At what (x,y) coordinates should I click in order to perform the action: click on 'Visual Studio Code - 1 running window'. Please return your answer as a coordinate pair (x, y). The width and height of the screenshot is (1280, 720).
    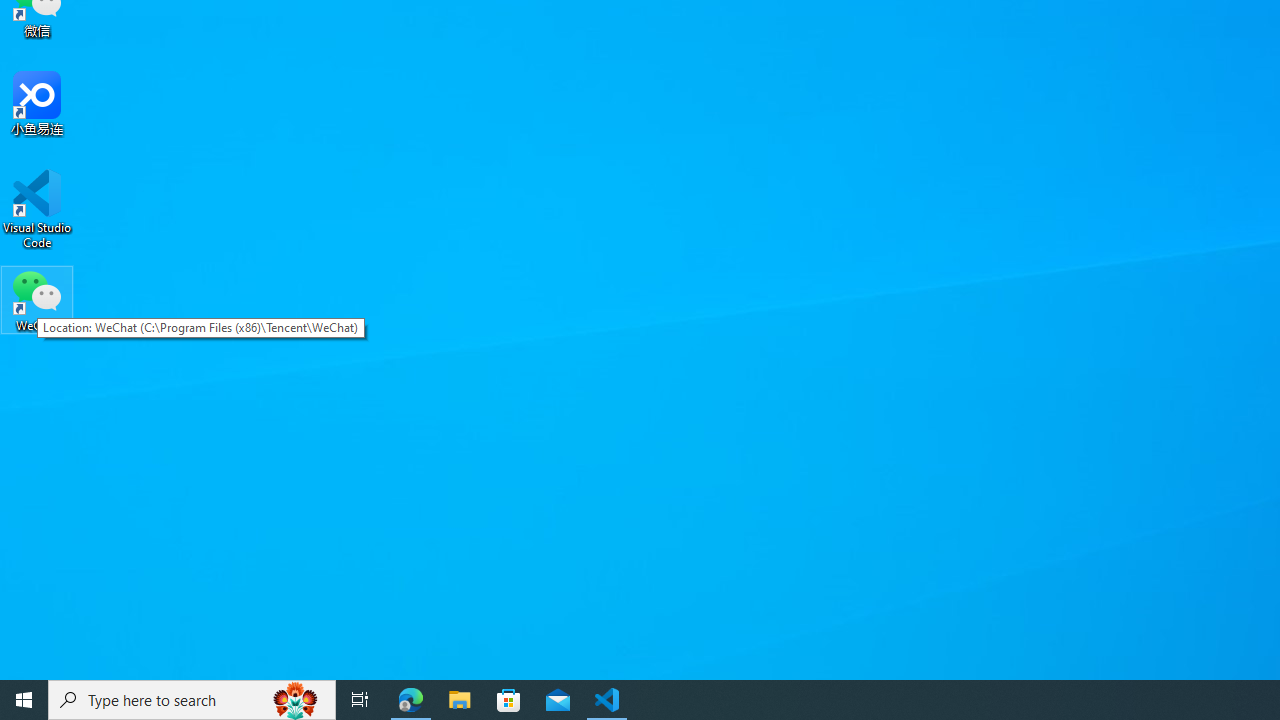
    Looking at the image, I should click on (606, 698).